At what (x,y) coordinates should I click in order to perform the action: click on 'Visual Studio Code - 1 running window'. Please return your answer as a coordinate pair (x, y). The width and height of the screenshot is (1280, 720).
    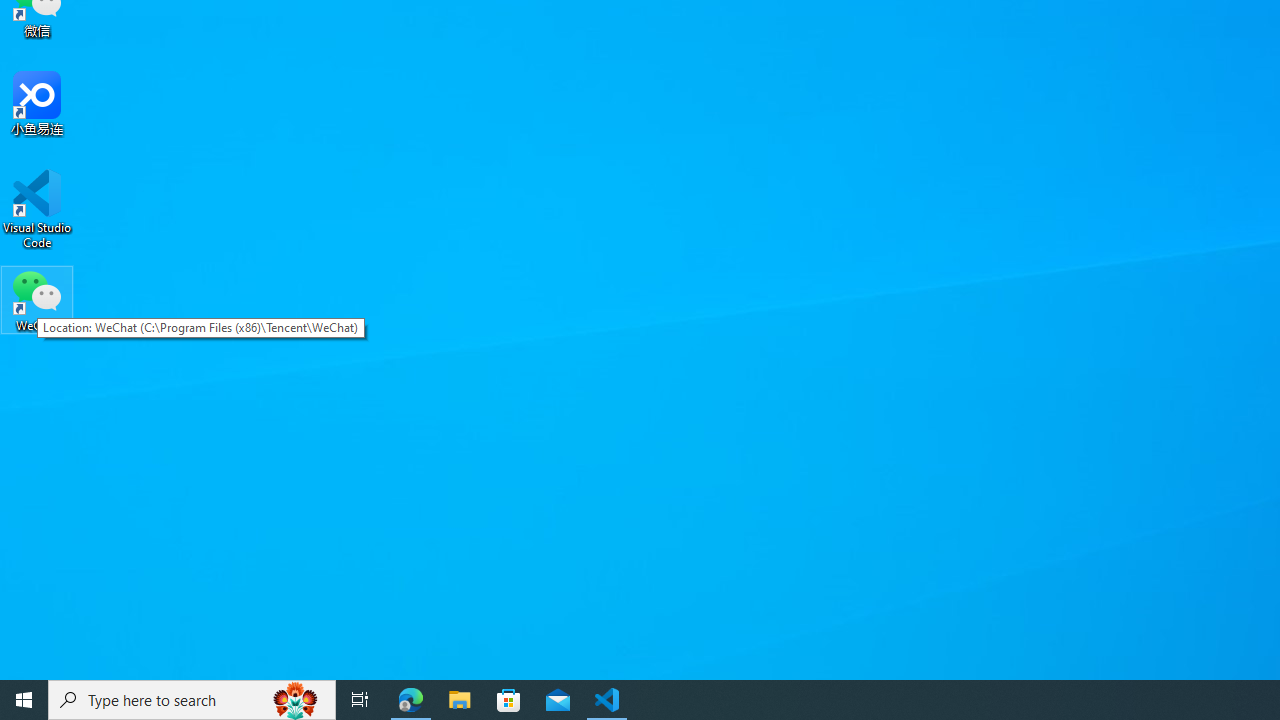
    Looking at the image, I should click on (606, 698).